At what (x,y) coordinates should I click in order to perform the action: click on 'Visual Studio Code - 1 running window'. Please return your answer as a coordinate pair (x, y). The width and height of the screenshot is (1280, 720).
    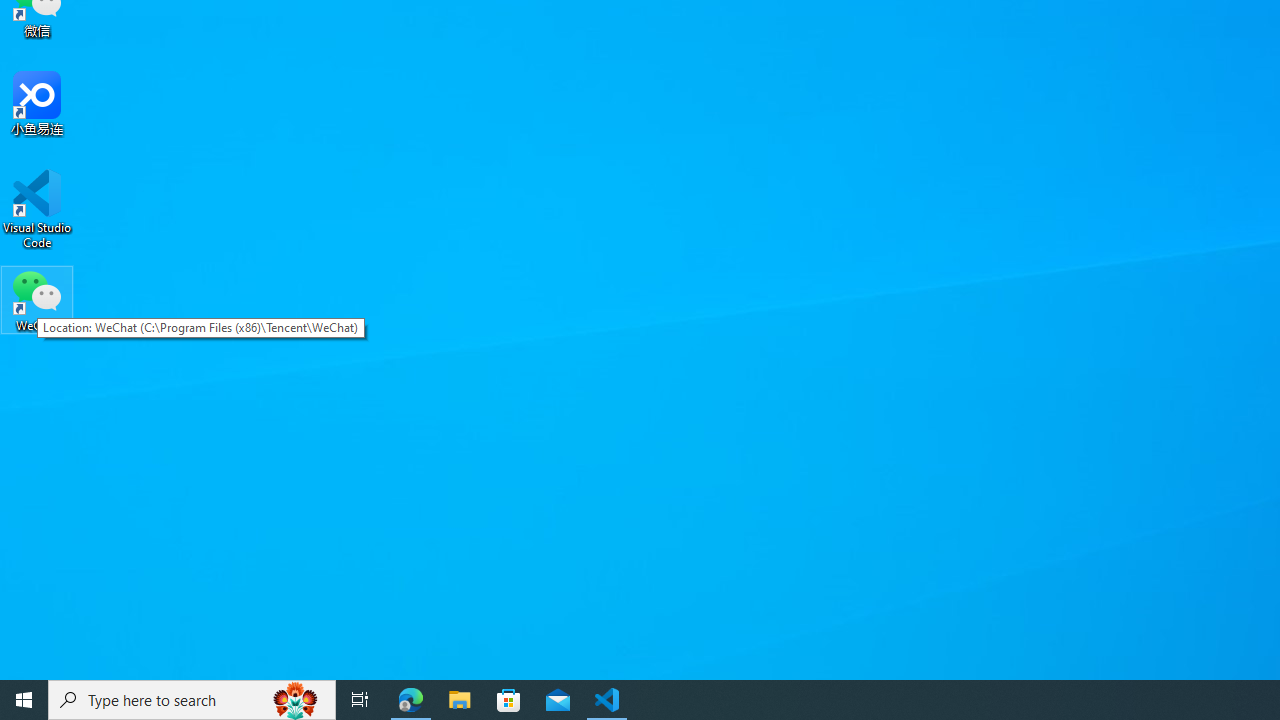
    Looking at the image, I should click on (606, 698).